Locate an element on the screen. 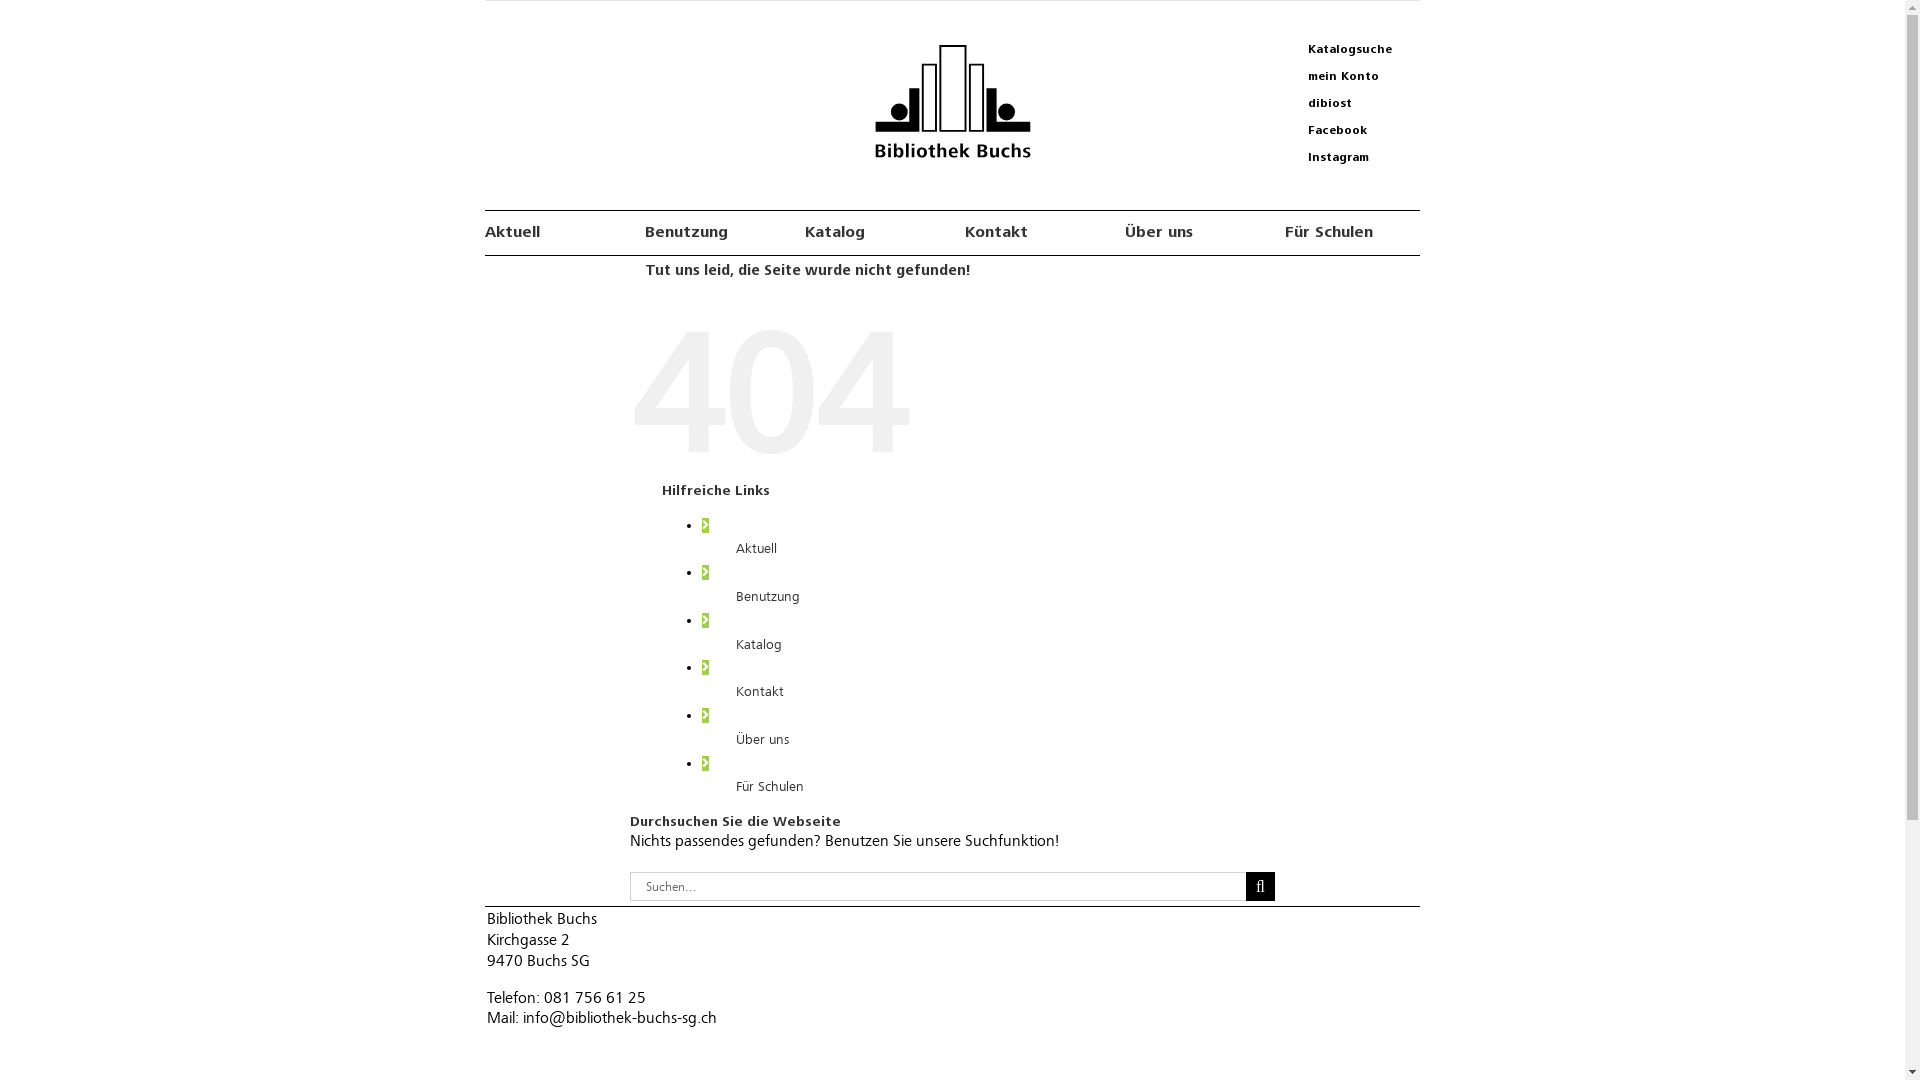  'Katalog' is located at coordinates (872, 231).